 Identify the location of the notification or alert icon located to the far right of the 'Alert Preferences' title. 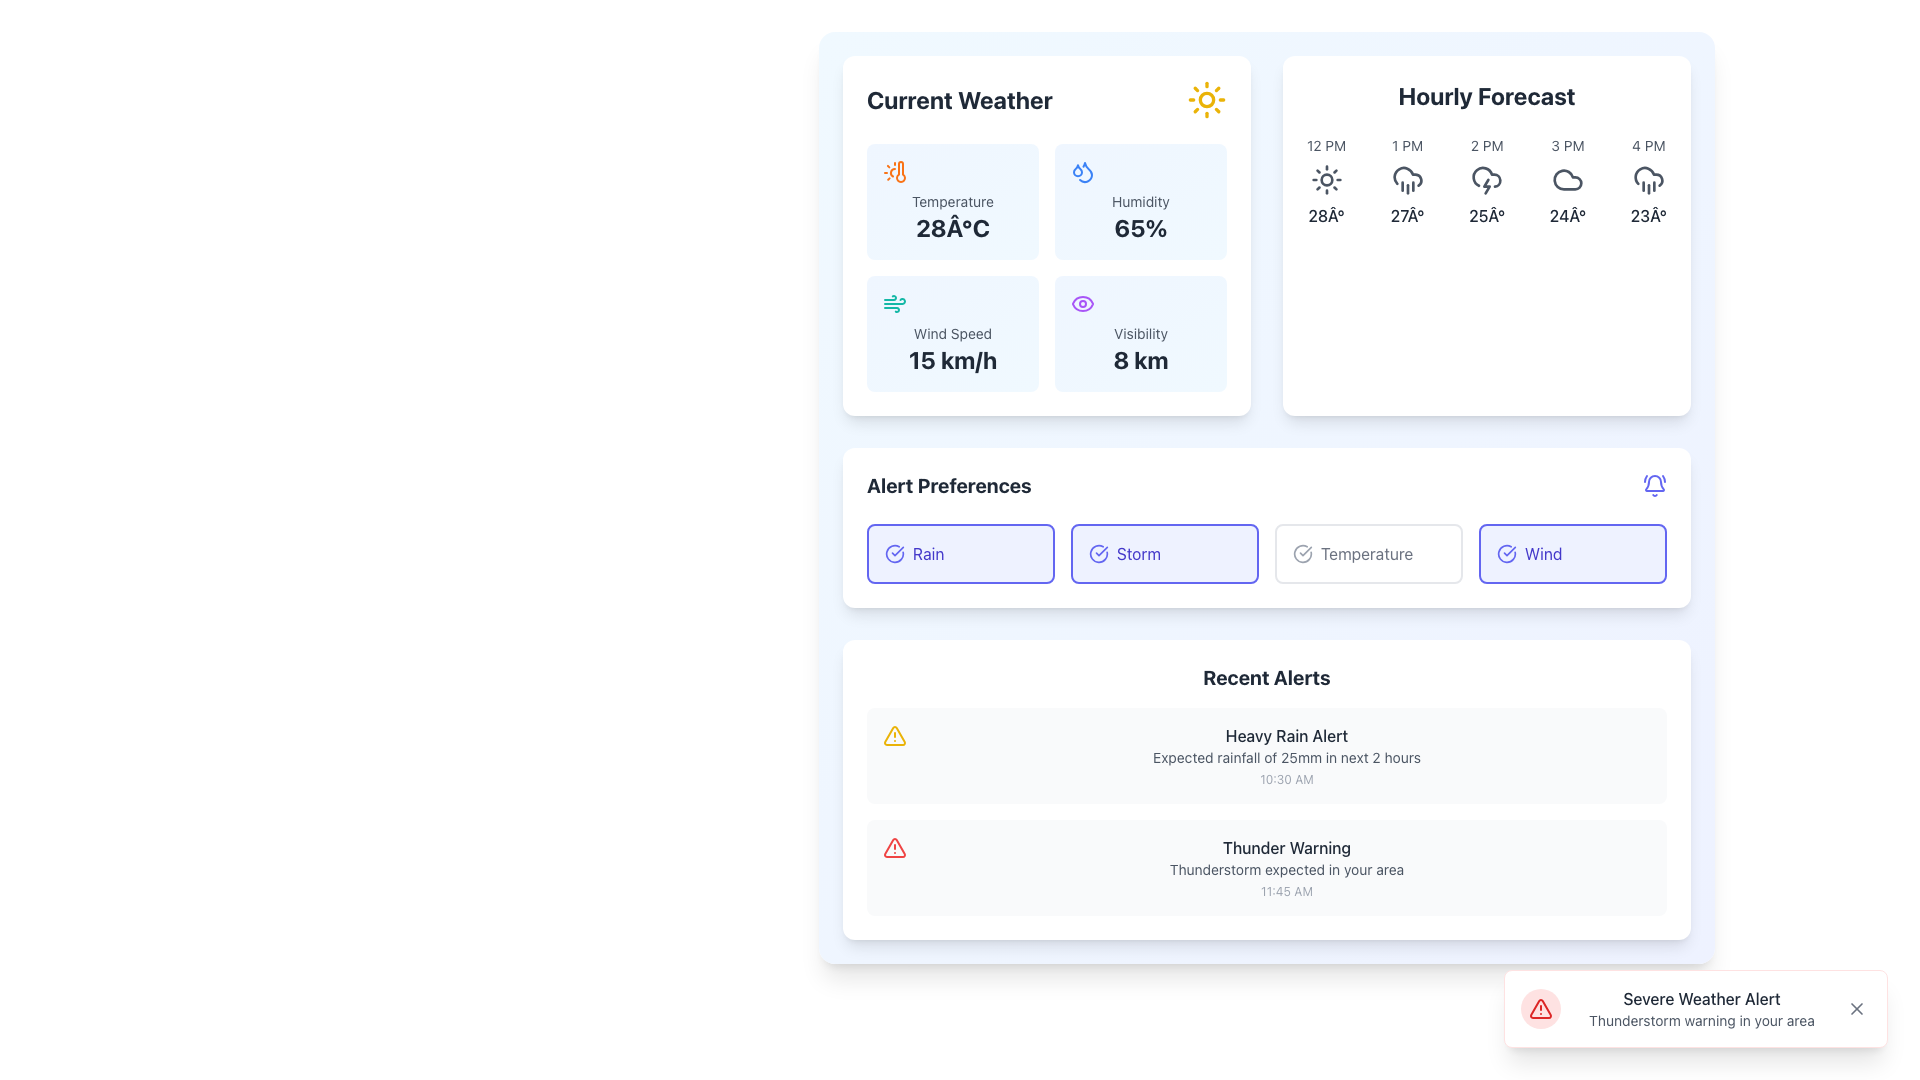
(1655, 486).